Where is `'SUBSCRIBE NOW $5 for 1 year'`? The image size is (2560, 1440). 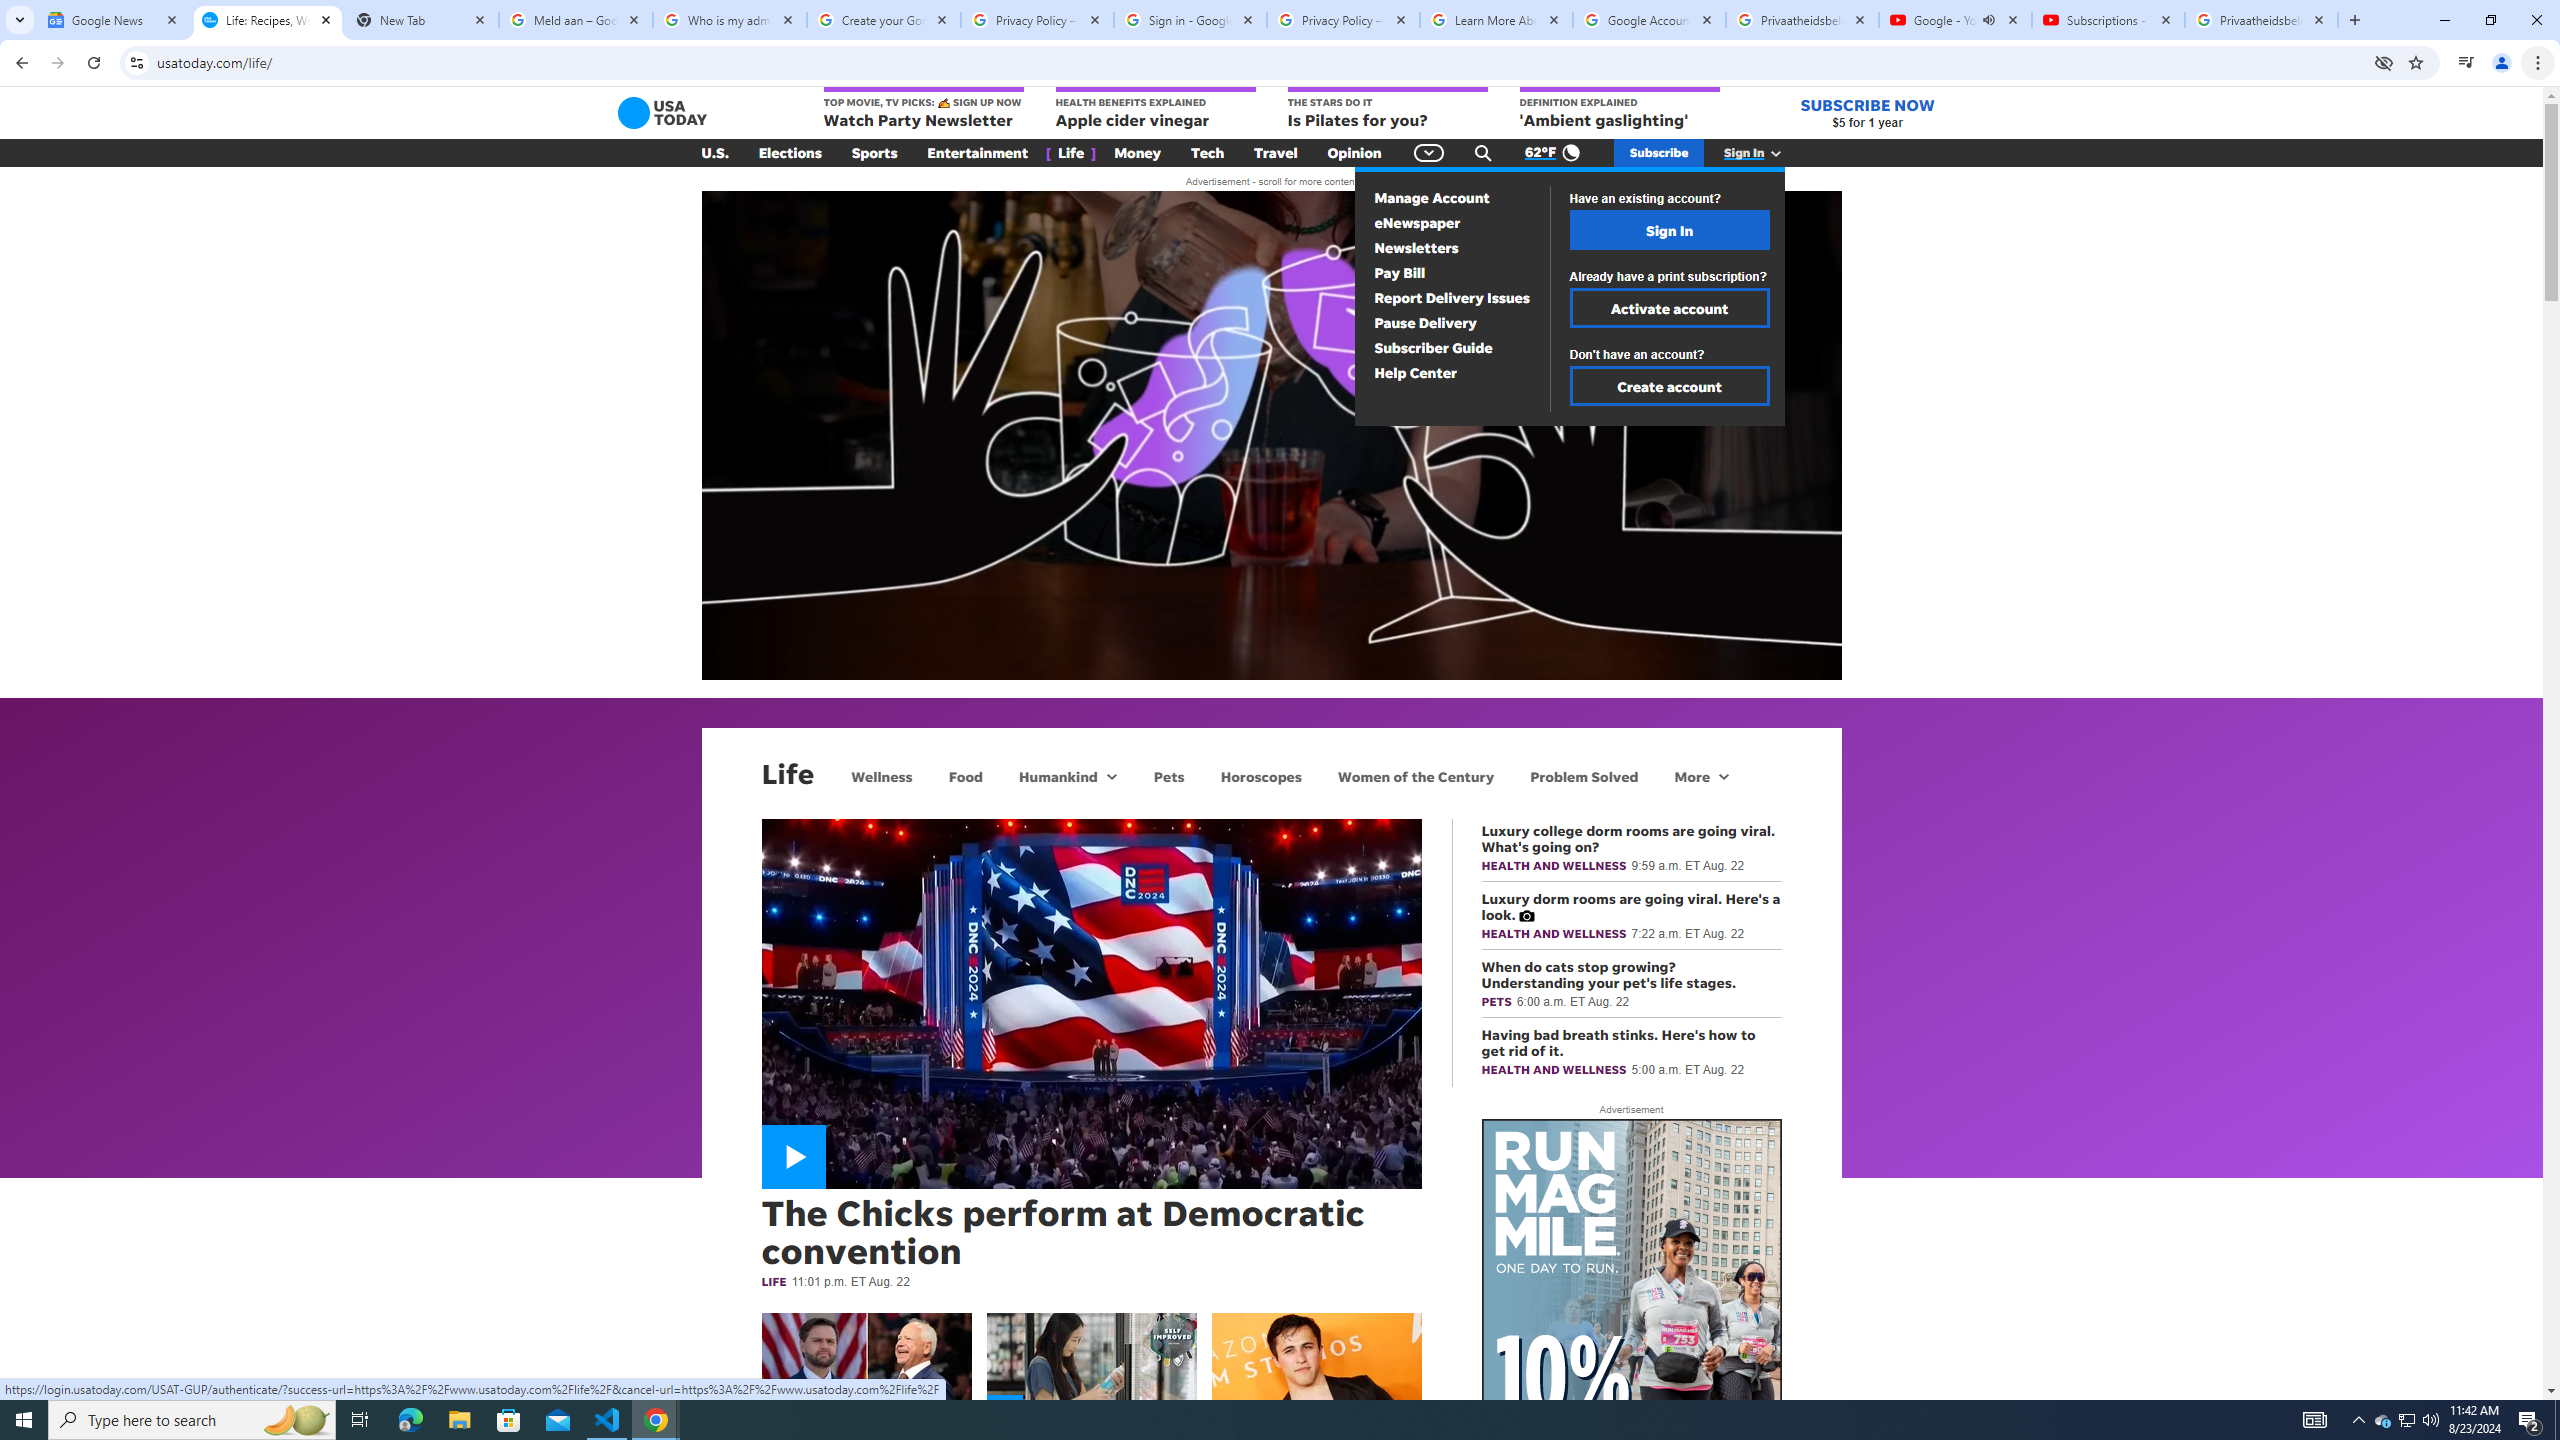 'SUBSCRIBE NOW $5 for 1 year' is located at coordinates (1867, 112).